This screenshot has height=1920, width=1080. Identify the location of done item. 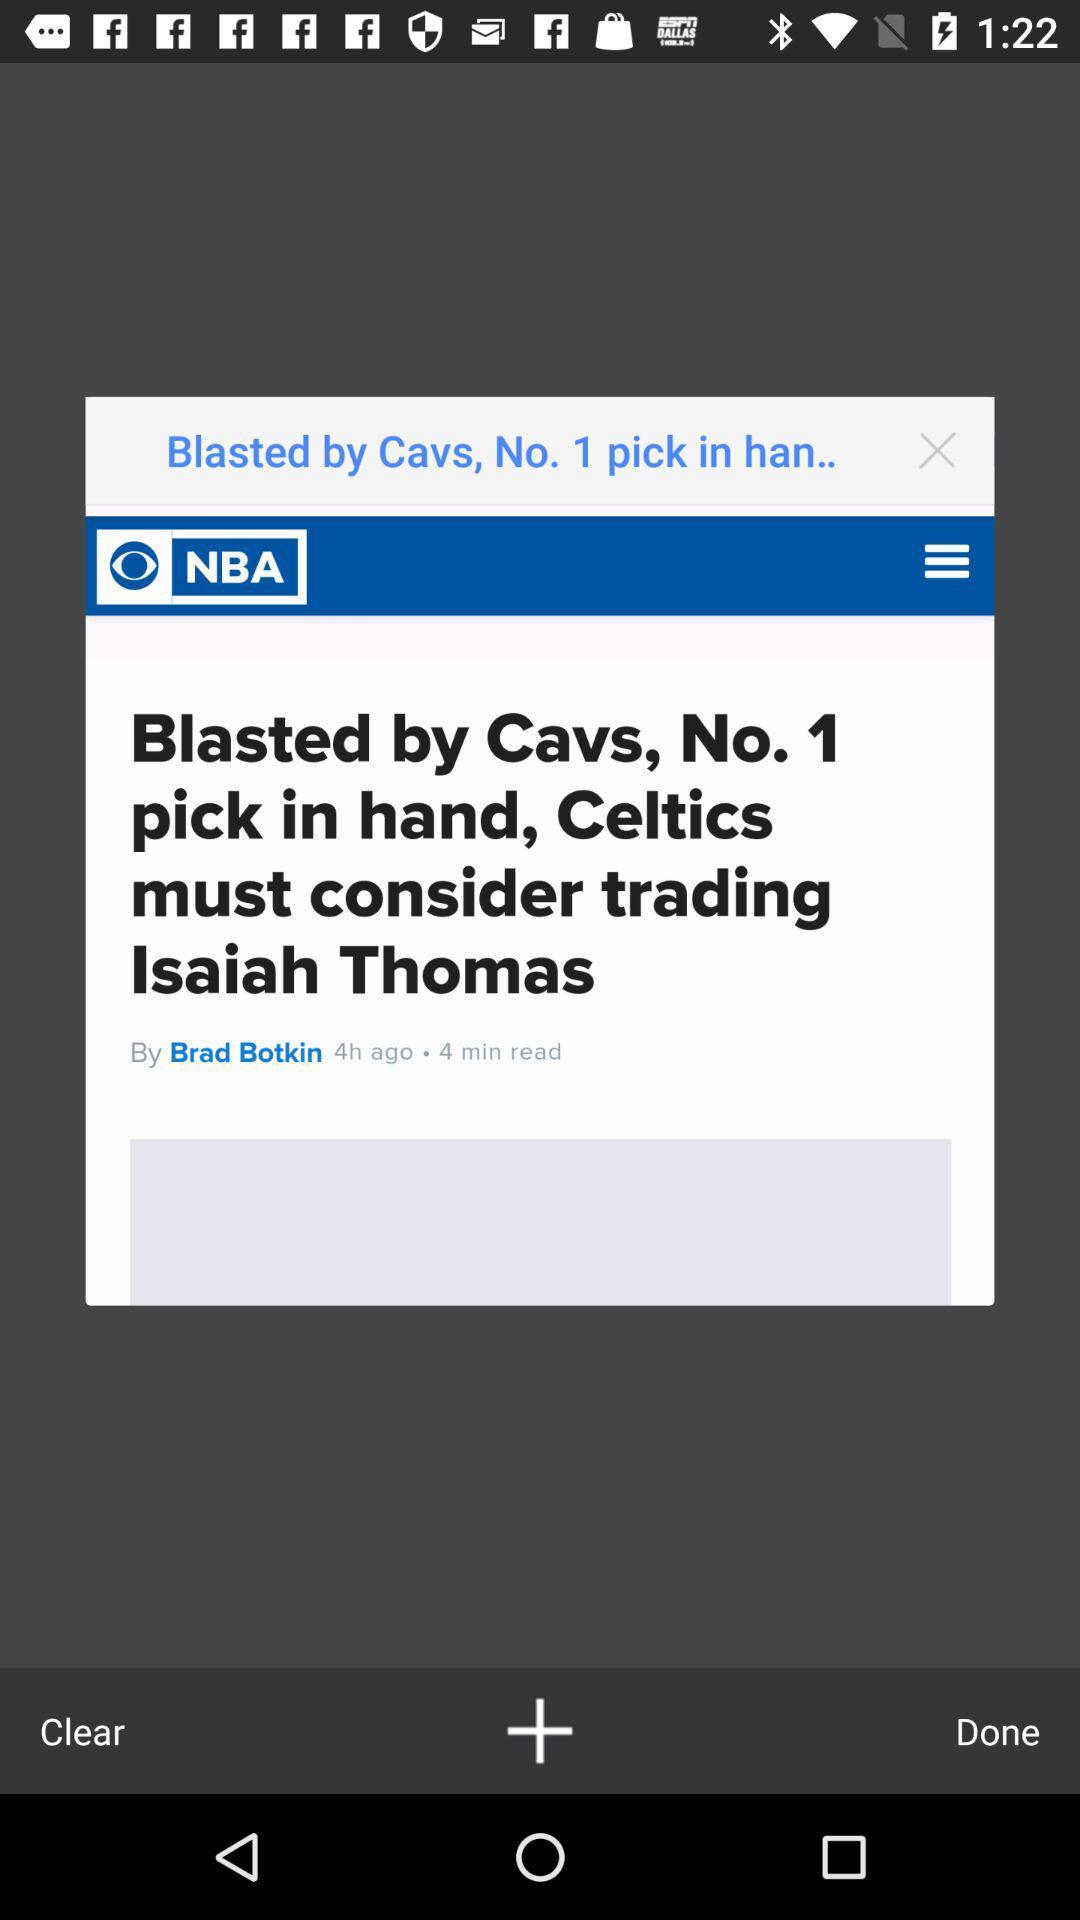
(997, 1730).